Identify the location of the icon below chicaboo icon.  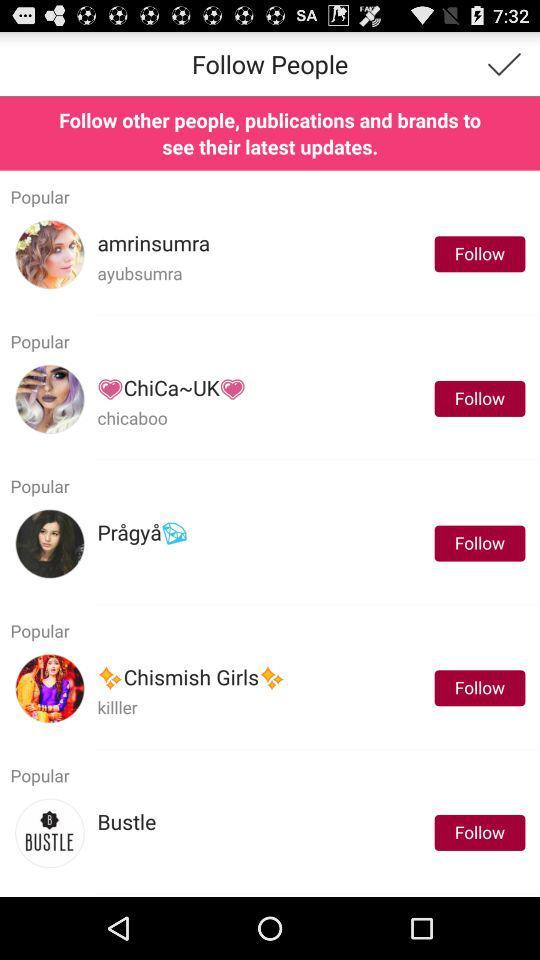
(317, 459).